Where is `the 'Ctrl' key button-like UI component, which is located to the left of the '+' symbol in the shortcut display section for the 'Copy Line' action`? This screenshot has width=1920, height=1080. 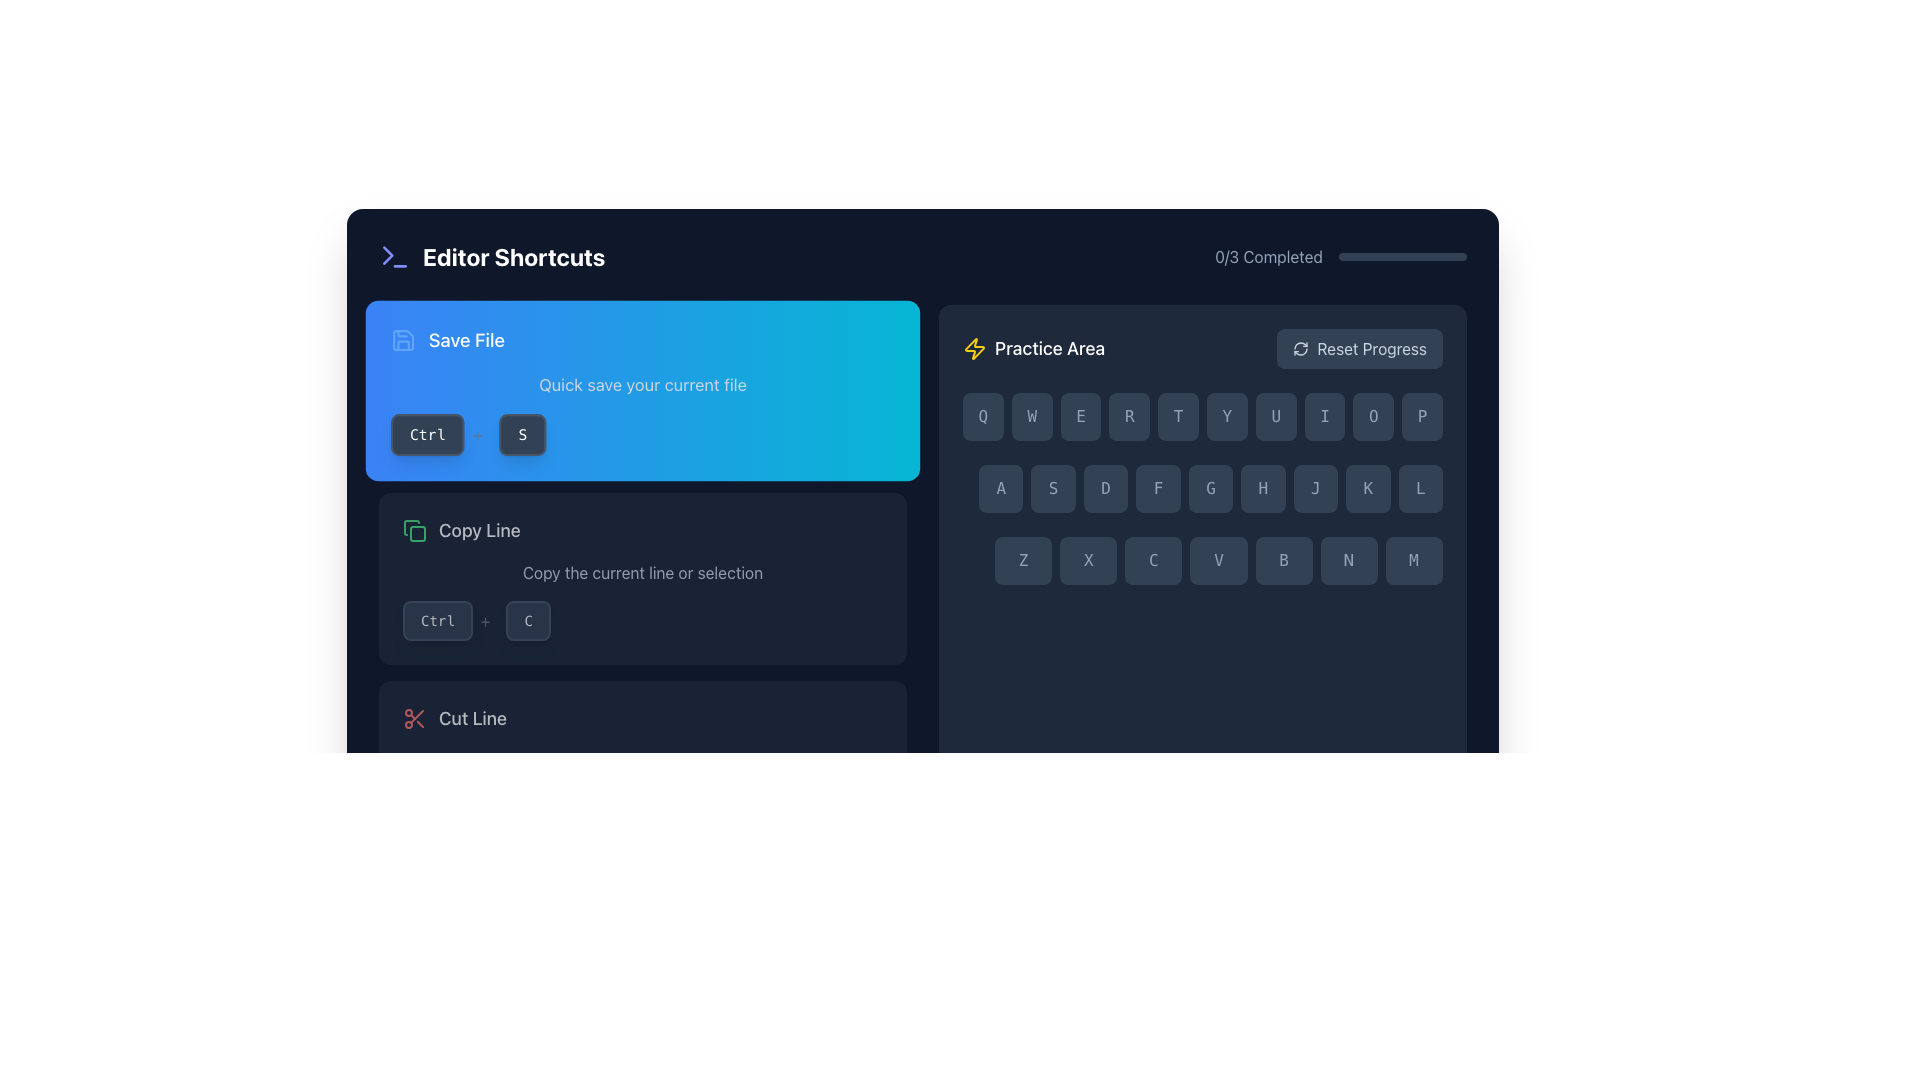 the 'Ctrl' key button-like UI component, which is located to the left of the '+' symbol in the shortcut display section for the 'Copy Line' action is located at coordinates (436, 620).